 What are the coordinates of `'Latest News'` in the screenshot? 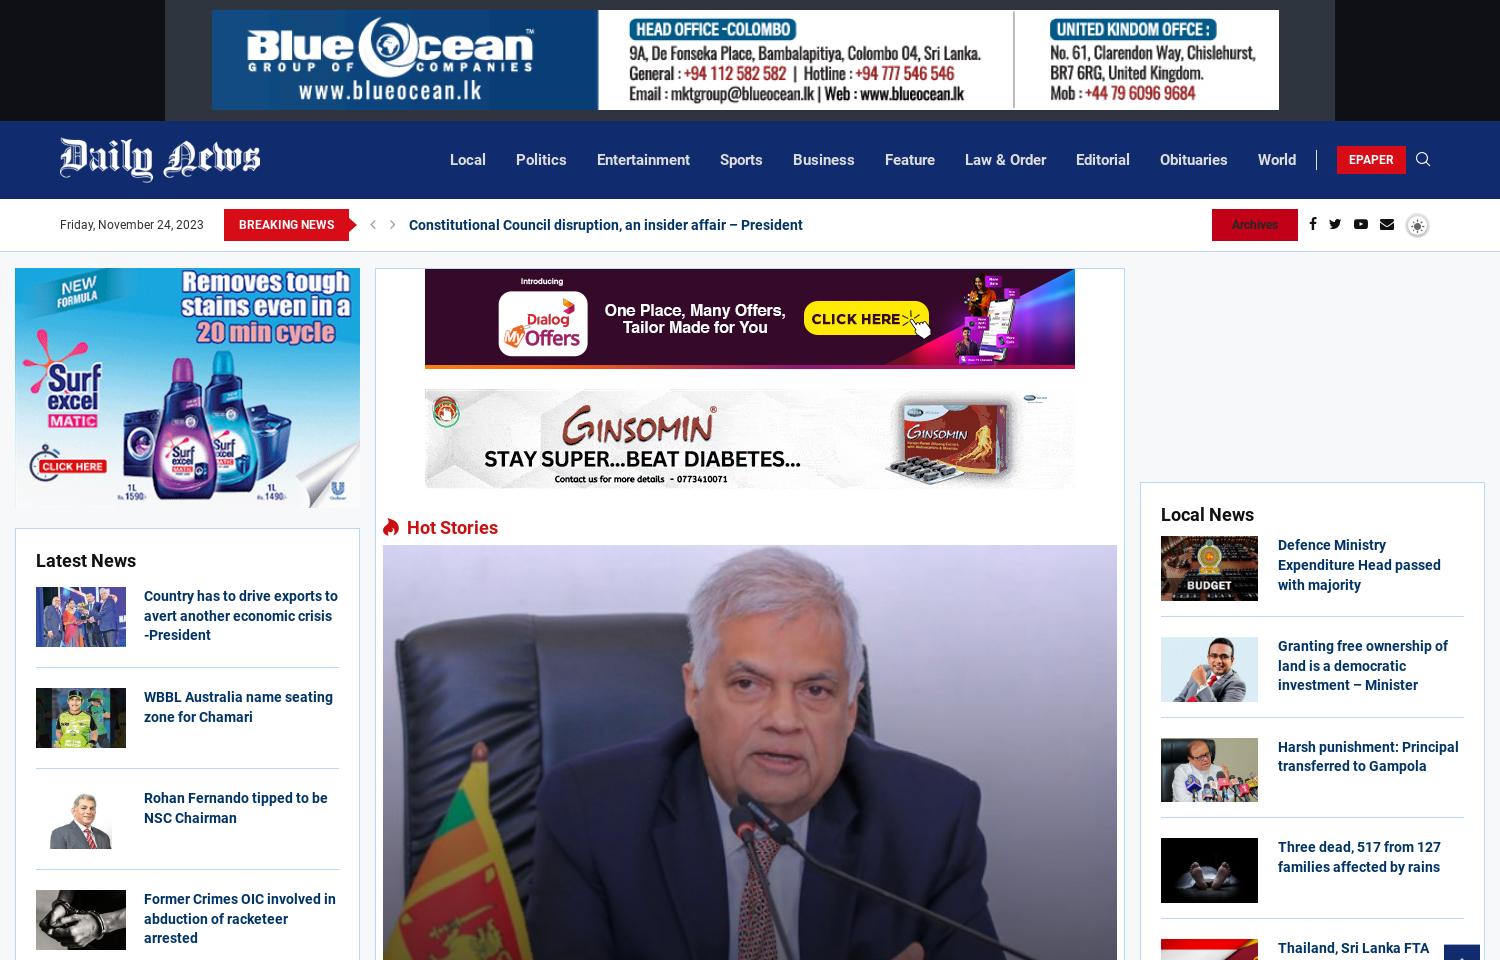 It's located at (36, 559).